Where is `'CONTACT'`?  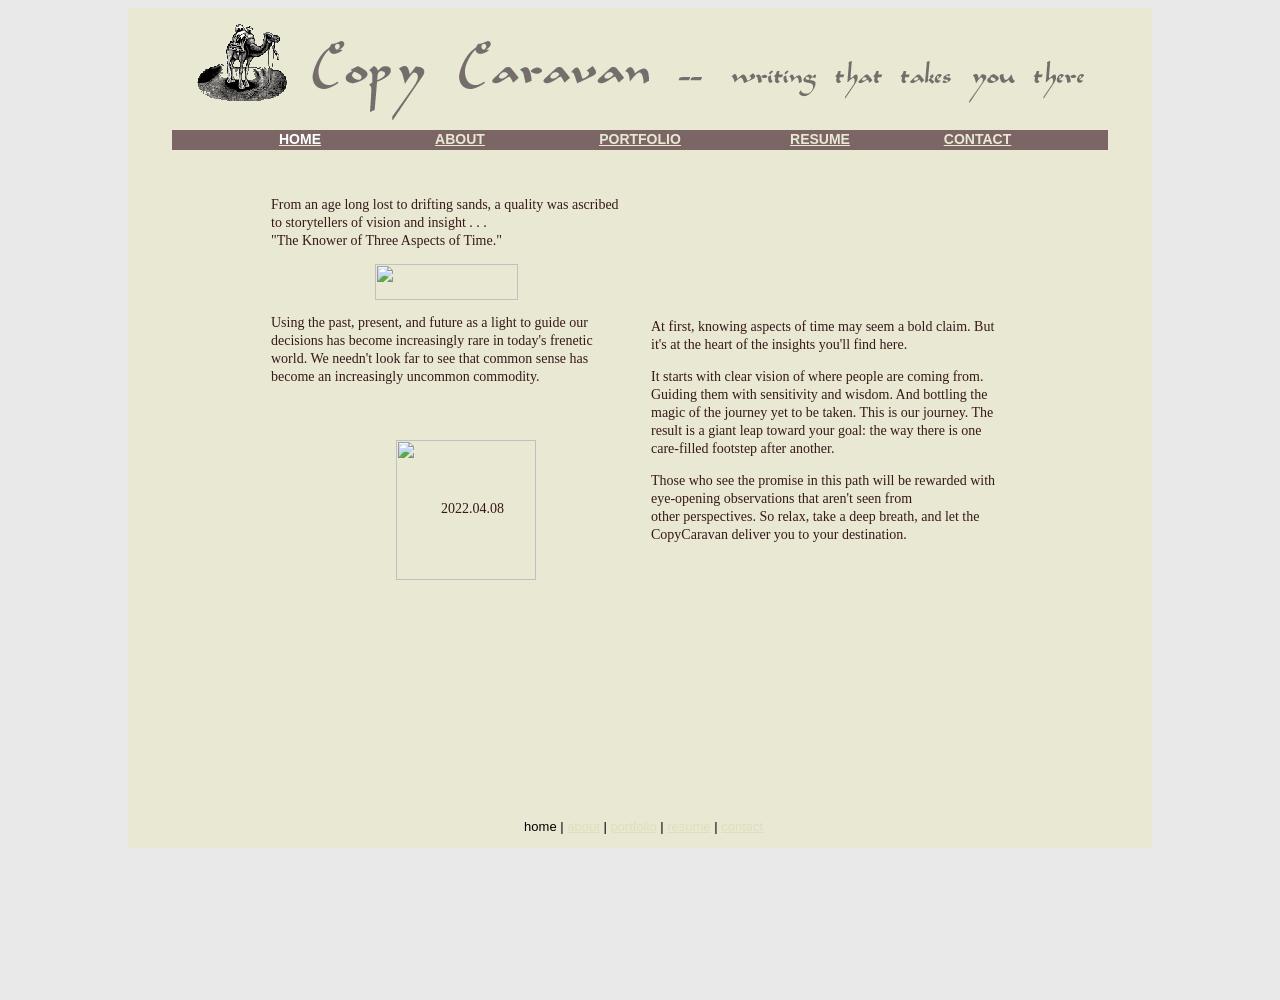
'CONTACT' is located at coordinates (941, 139).